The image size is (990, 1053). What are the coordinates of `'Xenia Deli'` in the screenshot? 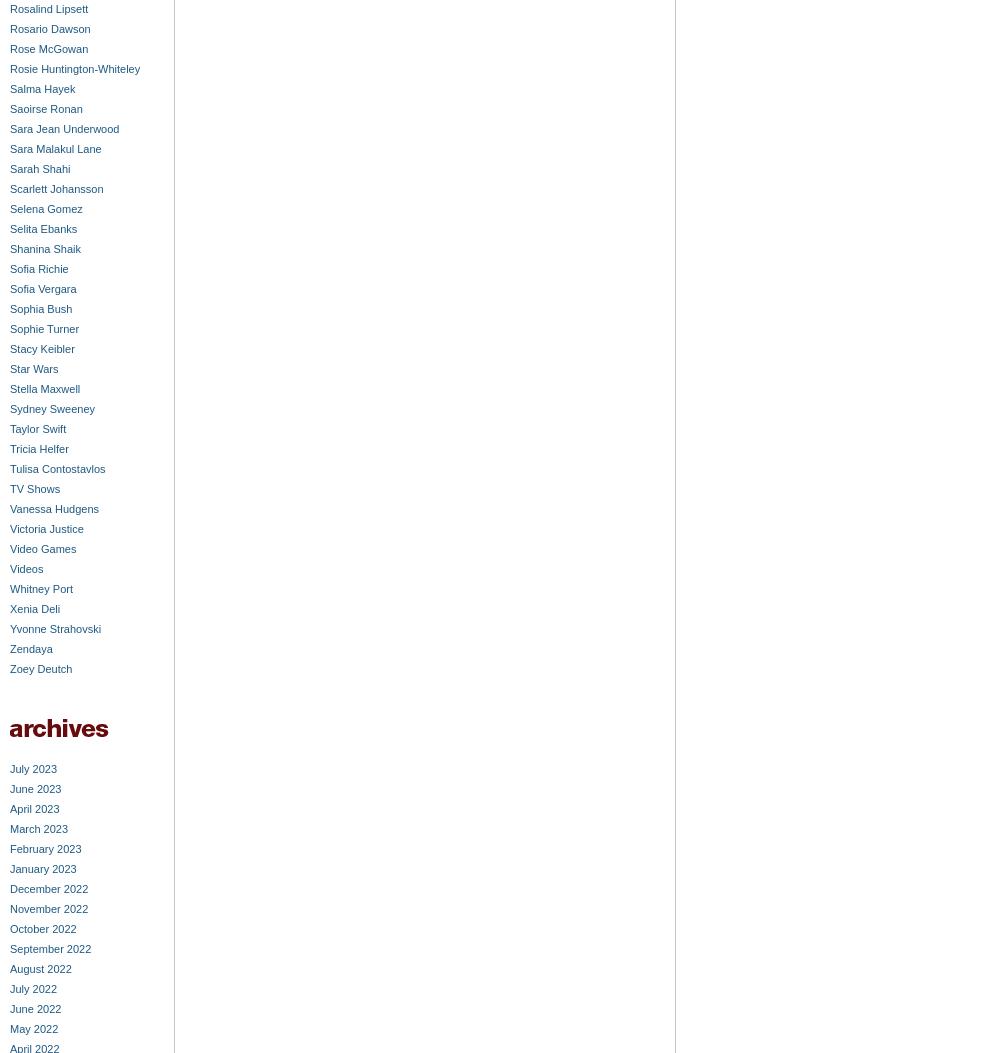 It's located at (34, 608).